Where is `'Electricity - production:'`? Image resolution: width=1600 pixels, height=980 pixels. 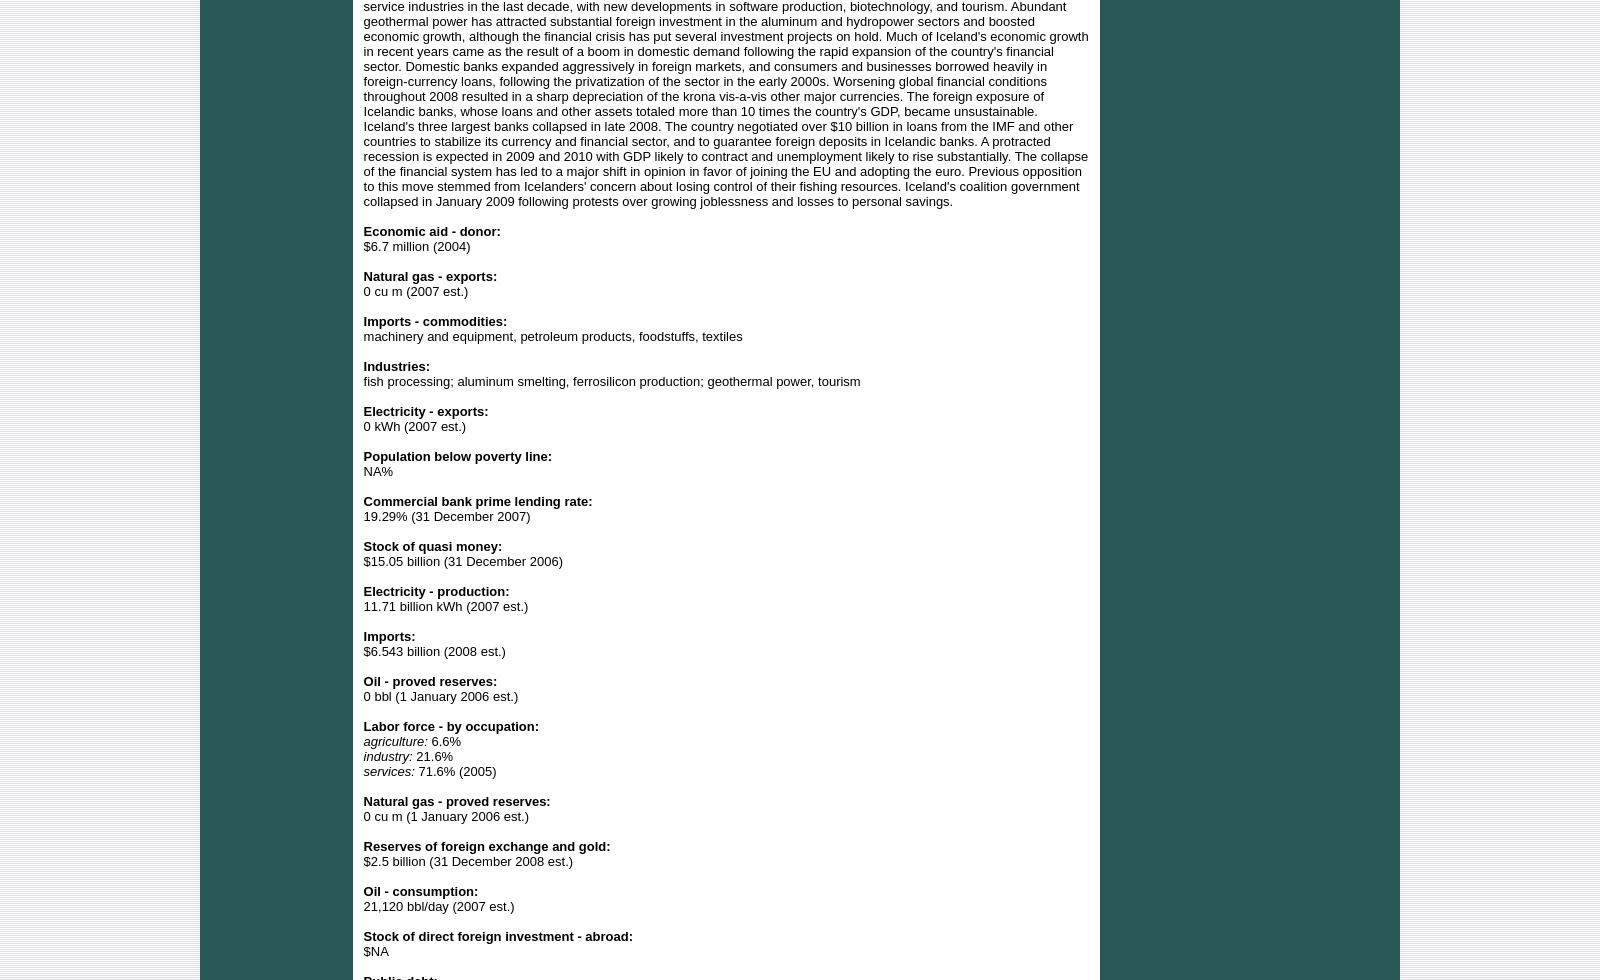 'Electricity - production:' is located at coordinates (435, 590).